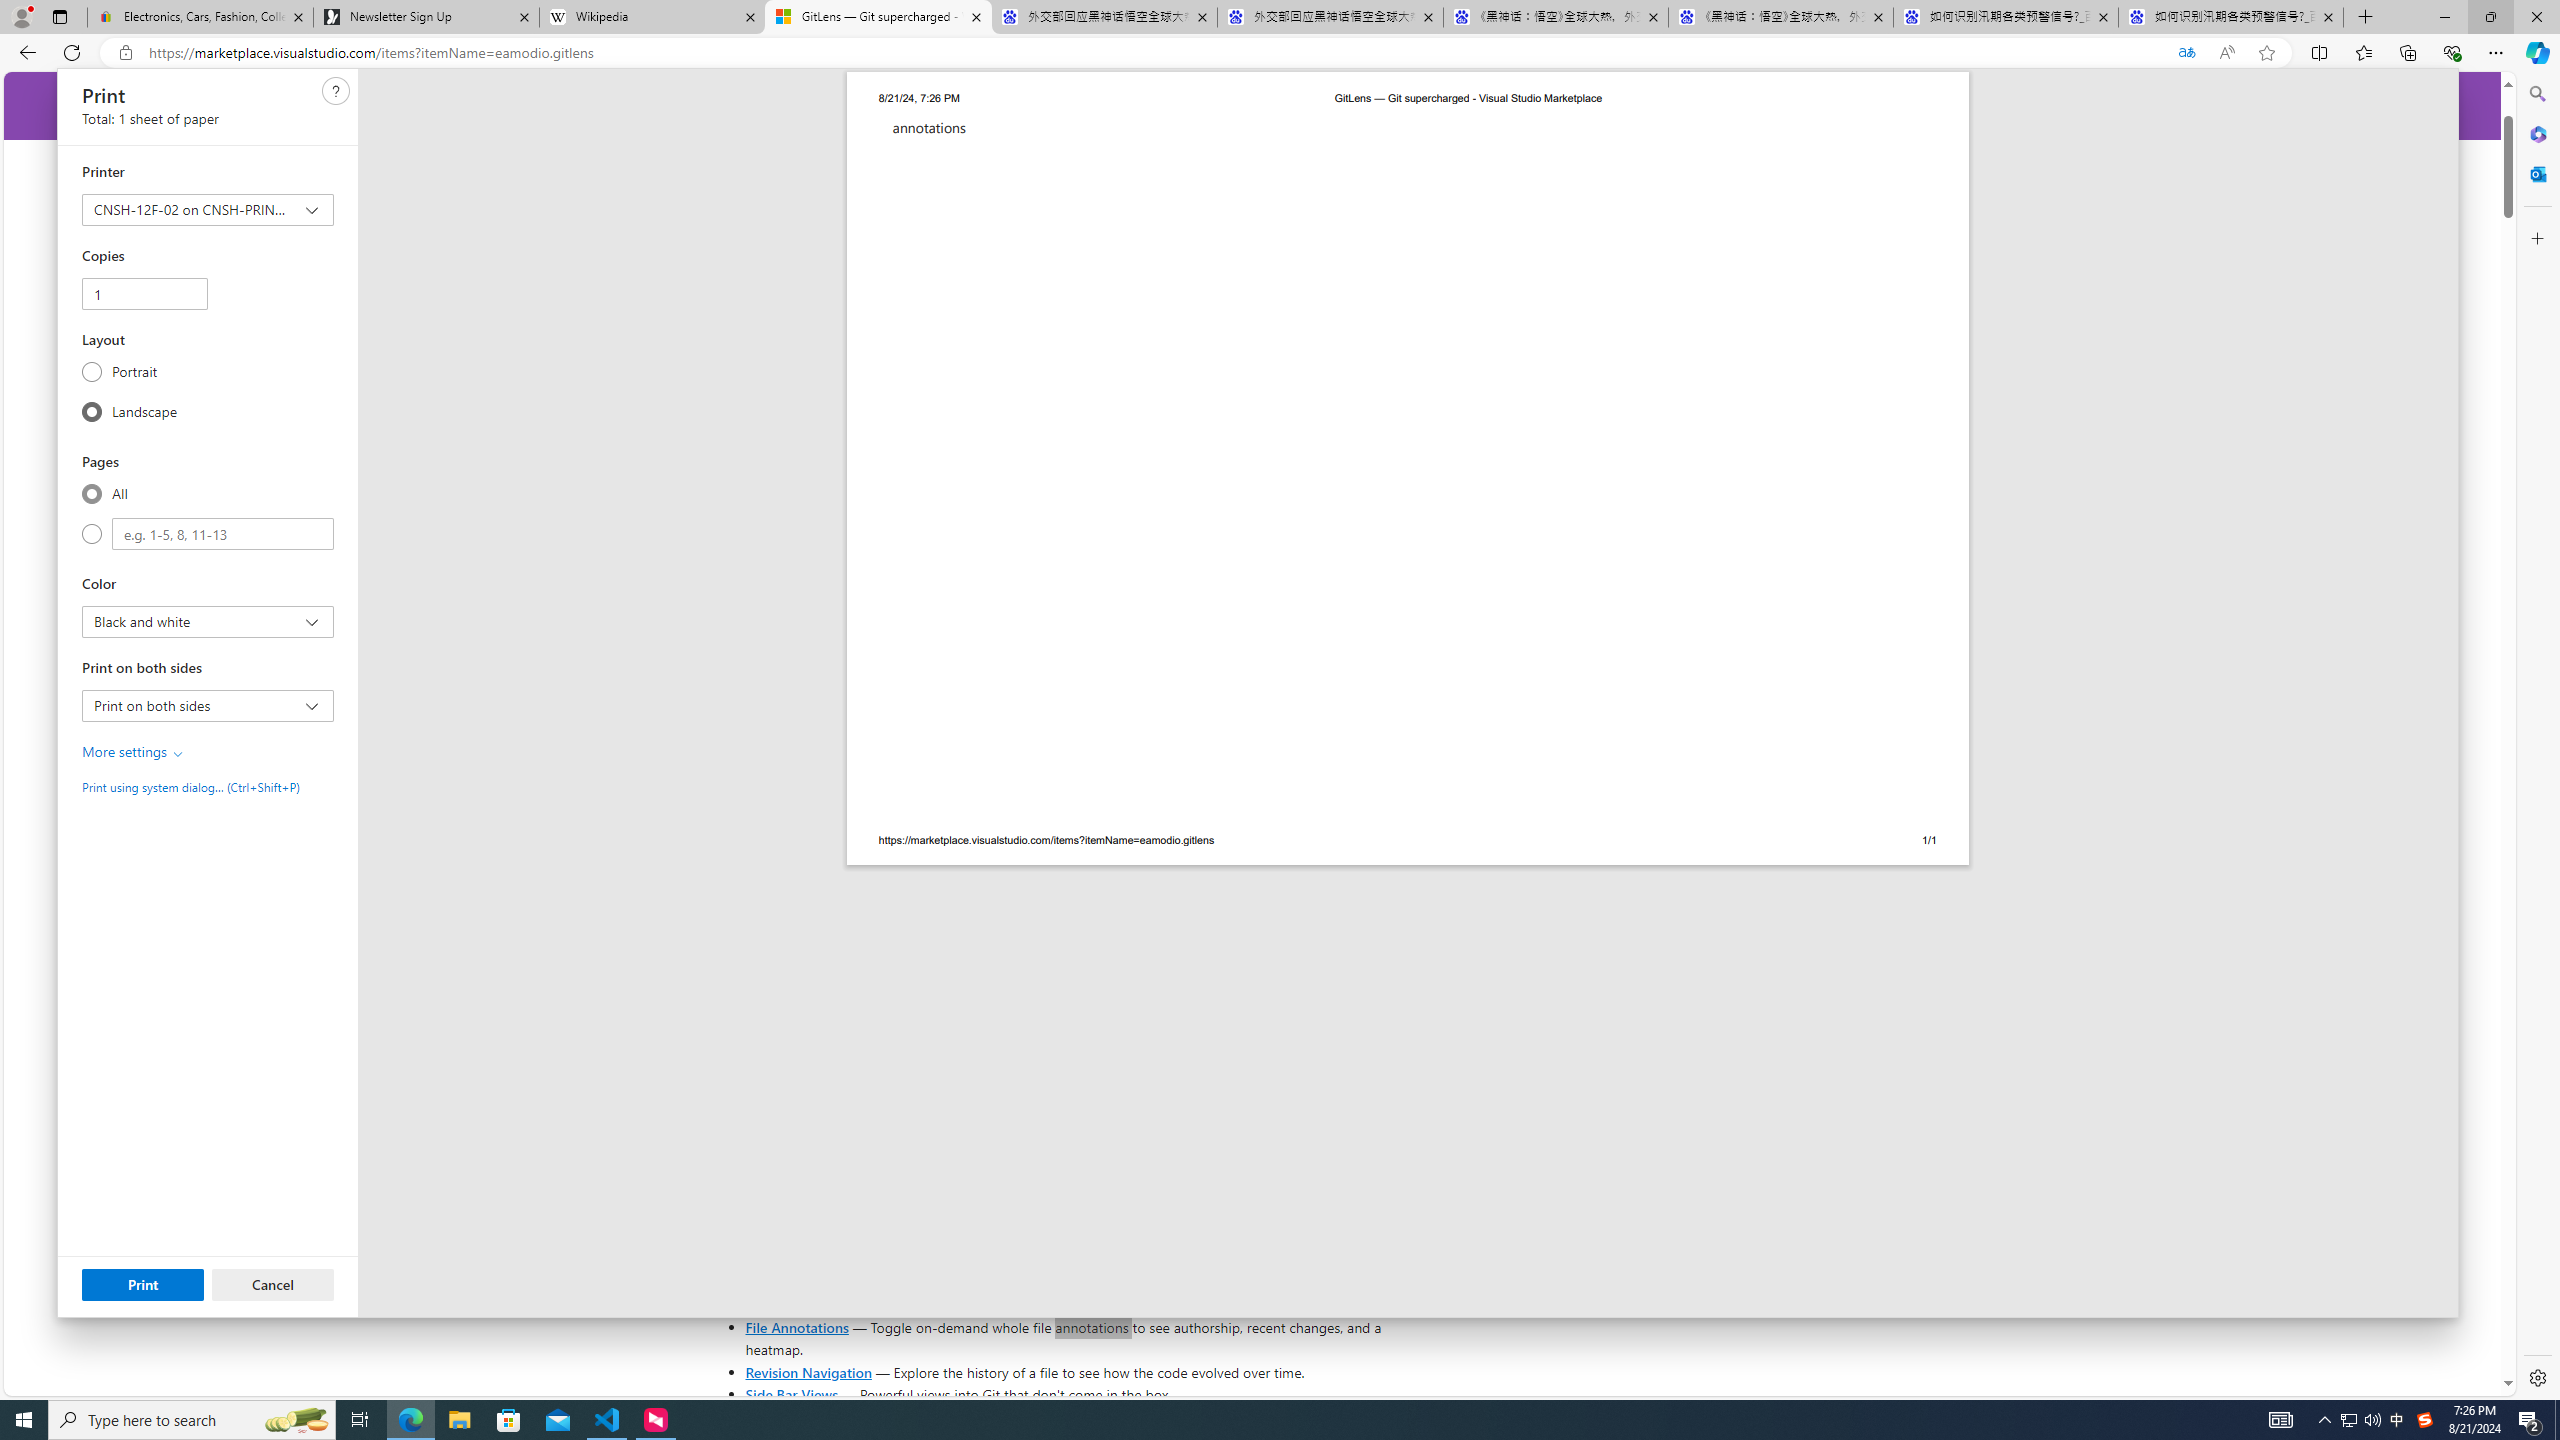 The height and width of the screenshot is (1440, 2560). I want to click on 'Copies', so click(143, 292).